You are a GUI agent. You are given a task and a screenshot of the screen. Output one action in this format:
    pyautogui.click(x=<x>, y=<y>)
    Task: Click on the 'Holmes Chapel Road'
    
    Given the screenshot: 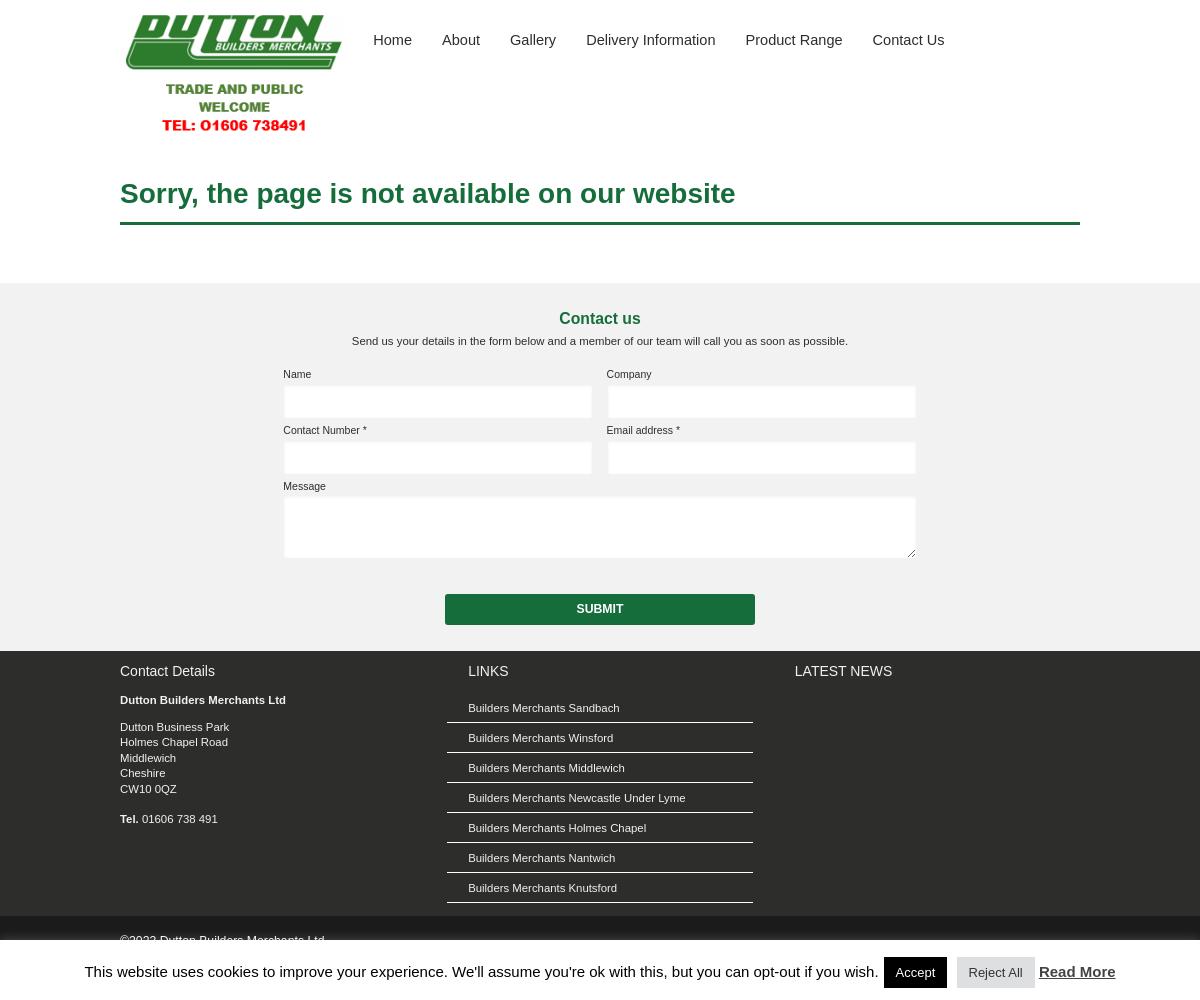 What is the action you would take?
    pyautogui.click(x=172, y=741)
    